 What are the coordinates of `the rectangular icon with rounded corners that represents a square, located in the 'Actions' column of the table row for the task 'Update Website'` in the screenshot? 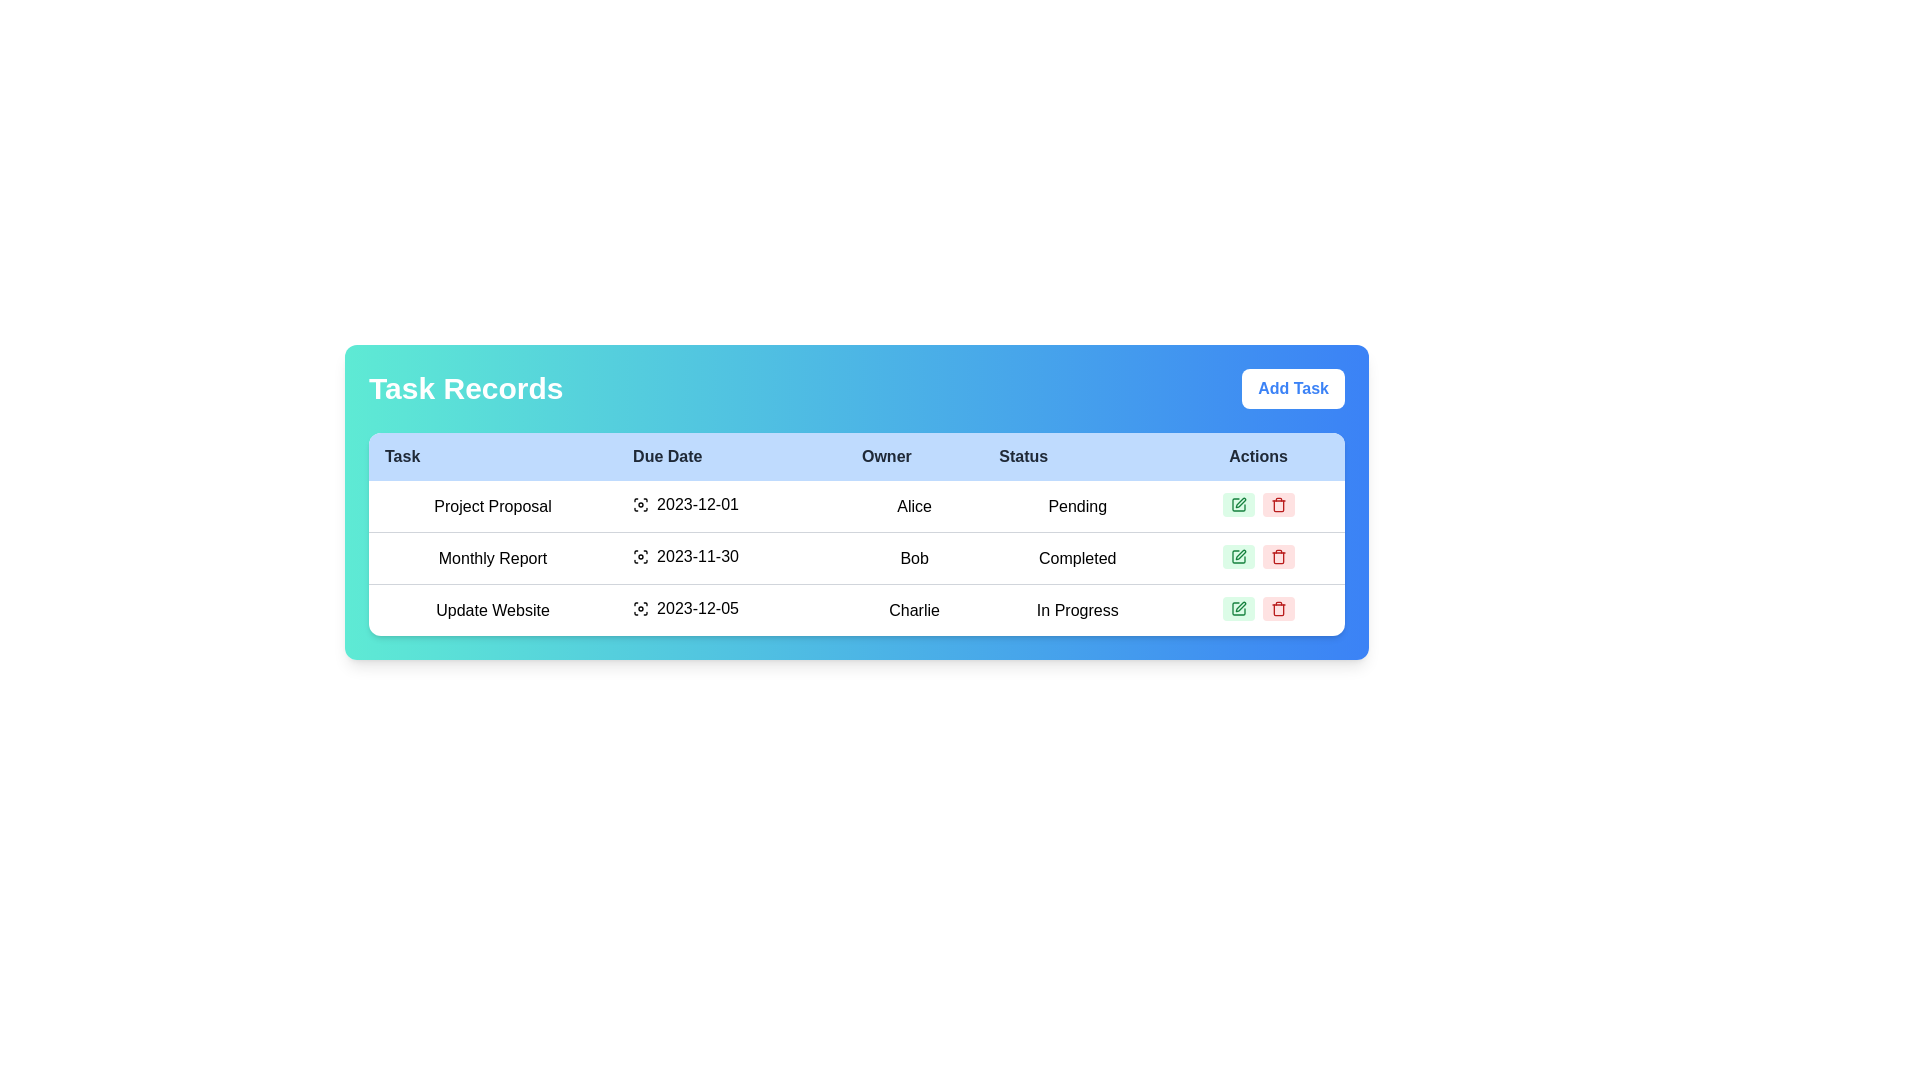 It's located at (1237, 556).